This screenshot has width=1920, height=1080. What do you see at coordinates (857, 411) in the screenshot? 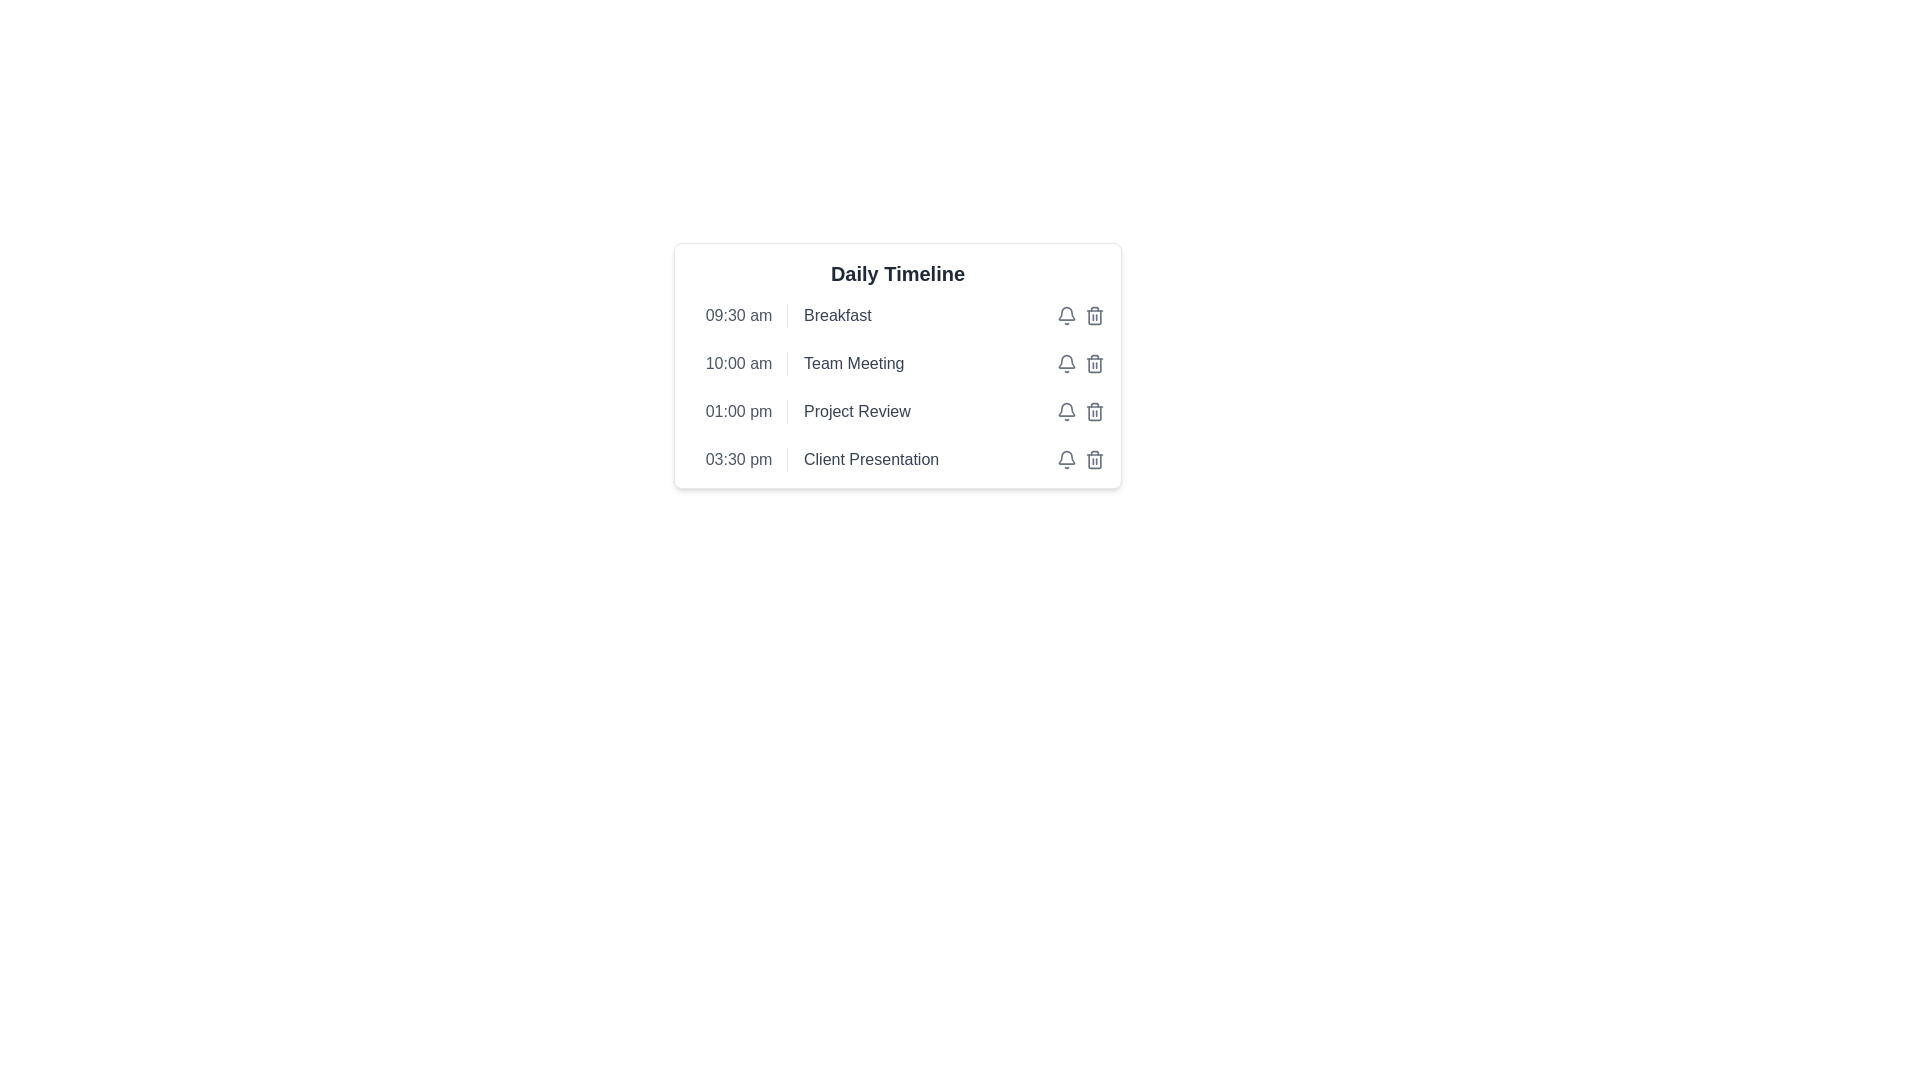
I see `the 'Project Review' text label in the Daily Timeline list interface, positioned at 01:00 pm, which is styled in gray color and serves as an event descriptor` at bounding box center [857, 411].